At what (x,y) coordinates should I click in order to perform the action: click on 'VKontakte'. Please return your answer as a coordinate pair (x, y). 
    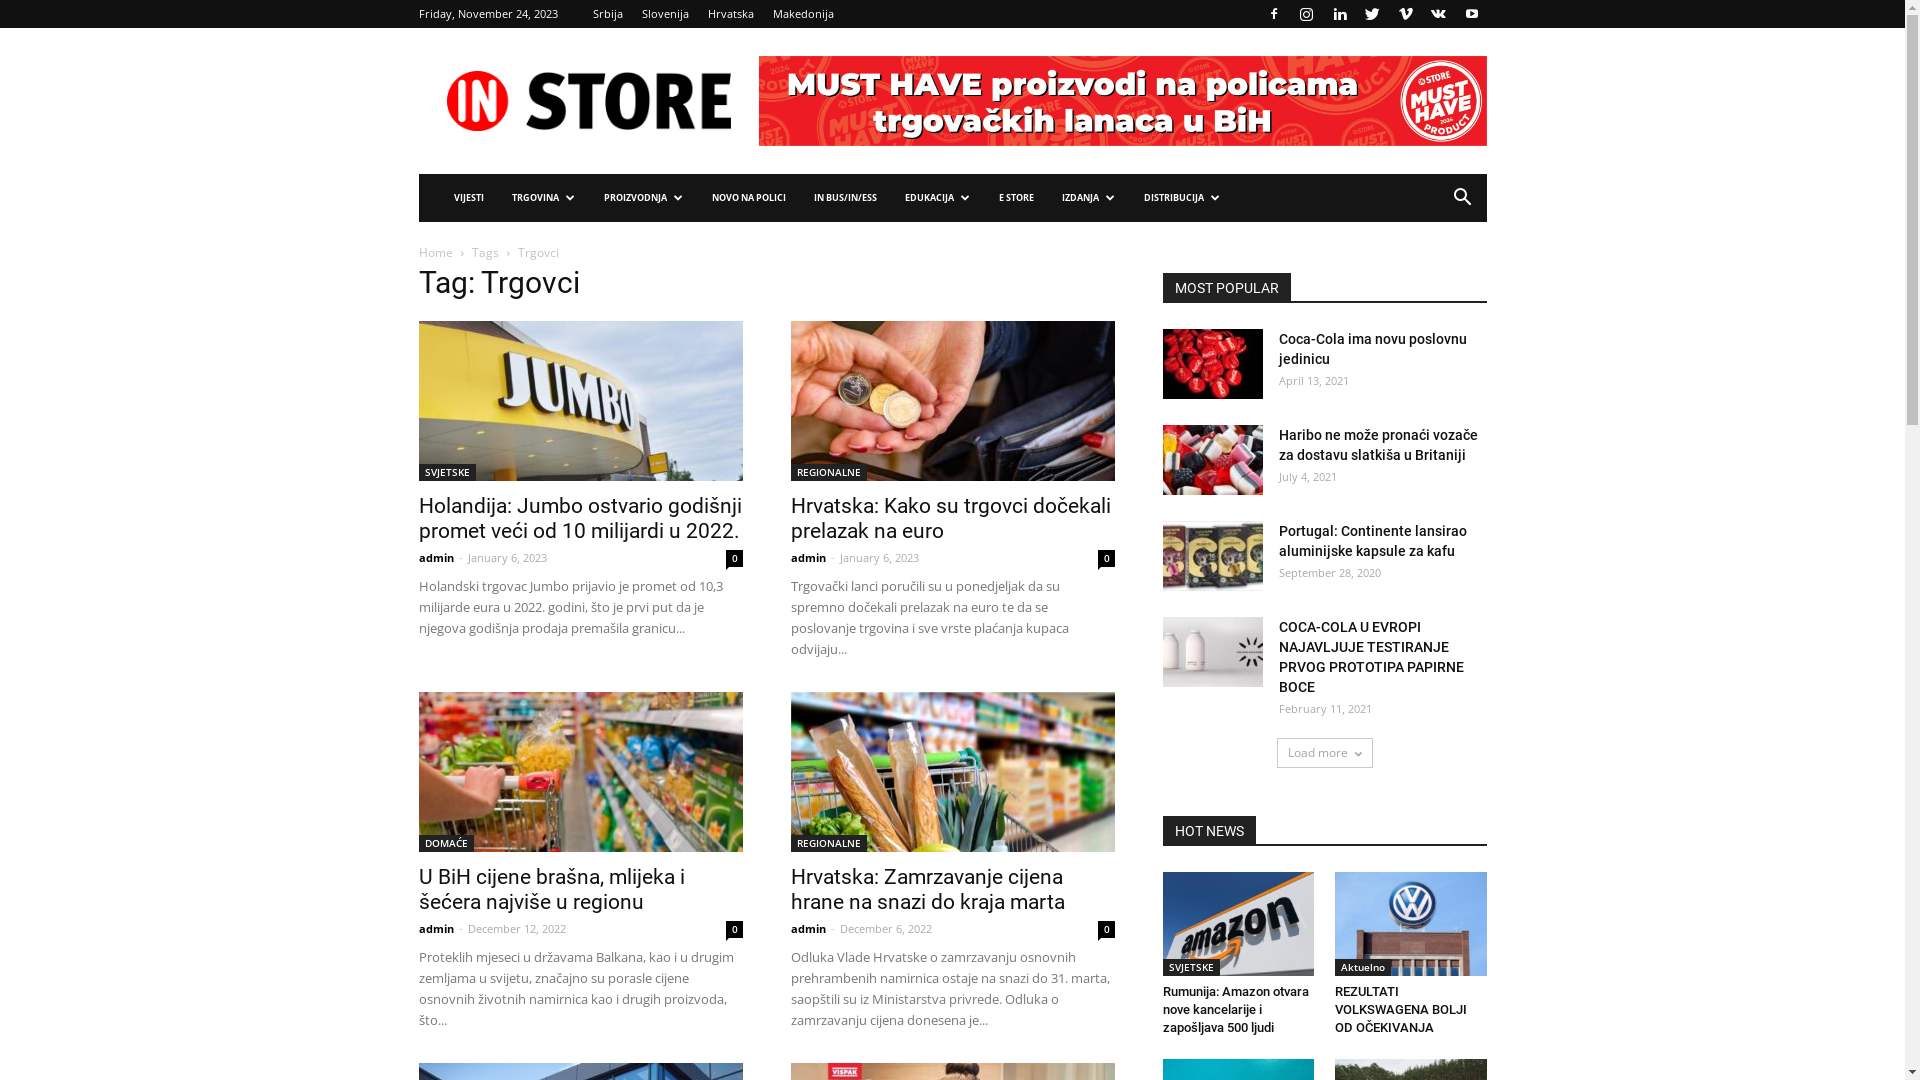
    Looking at the image, I should click on (1438, 14).